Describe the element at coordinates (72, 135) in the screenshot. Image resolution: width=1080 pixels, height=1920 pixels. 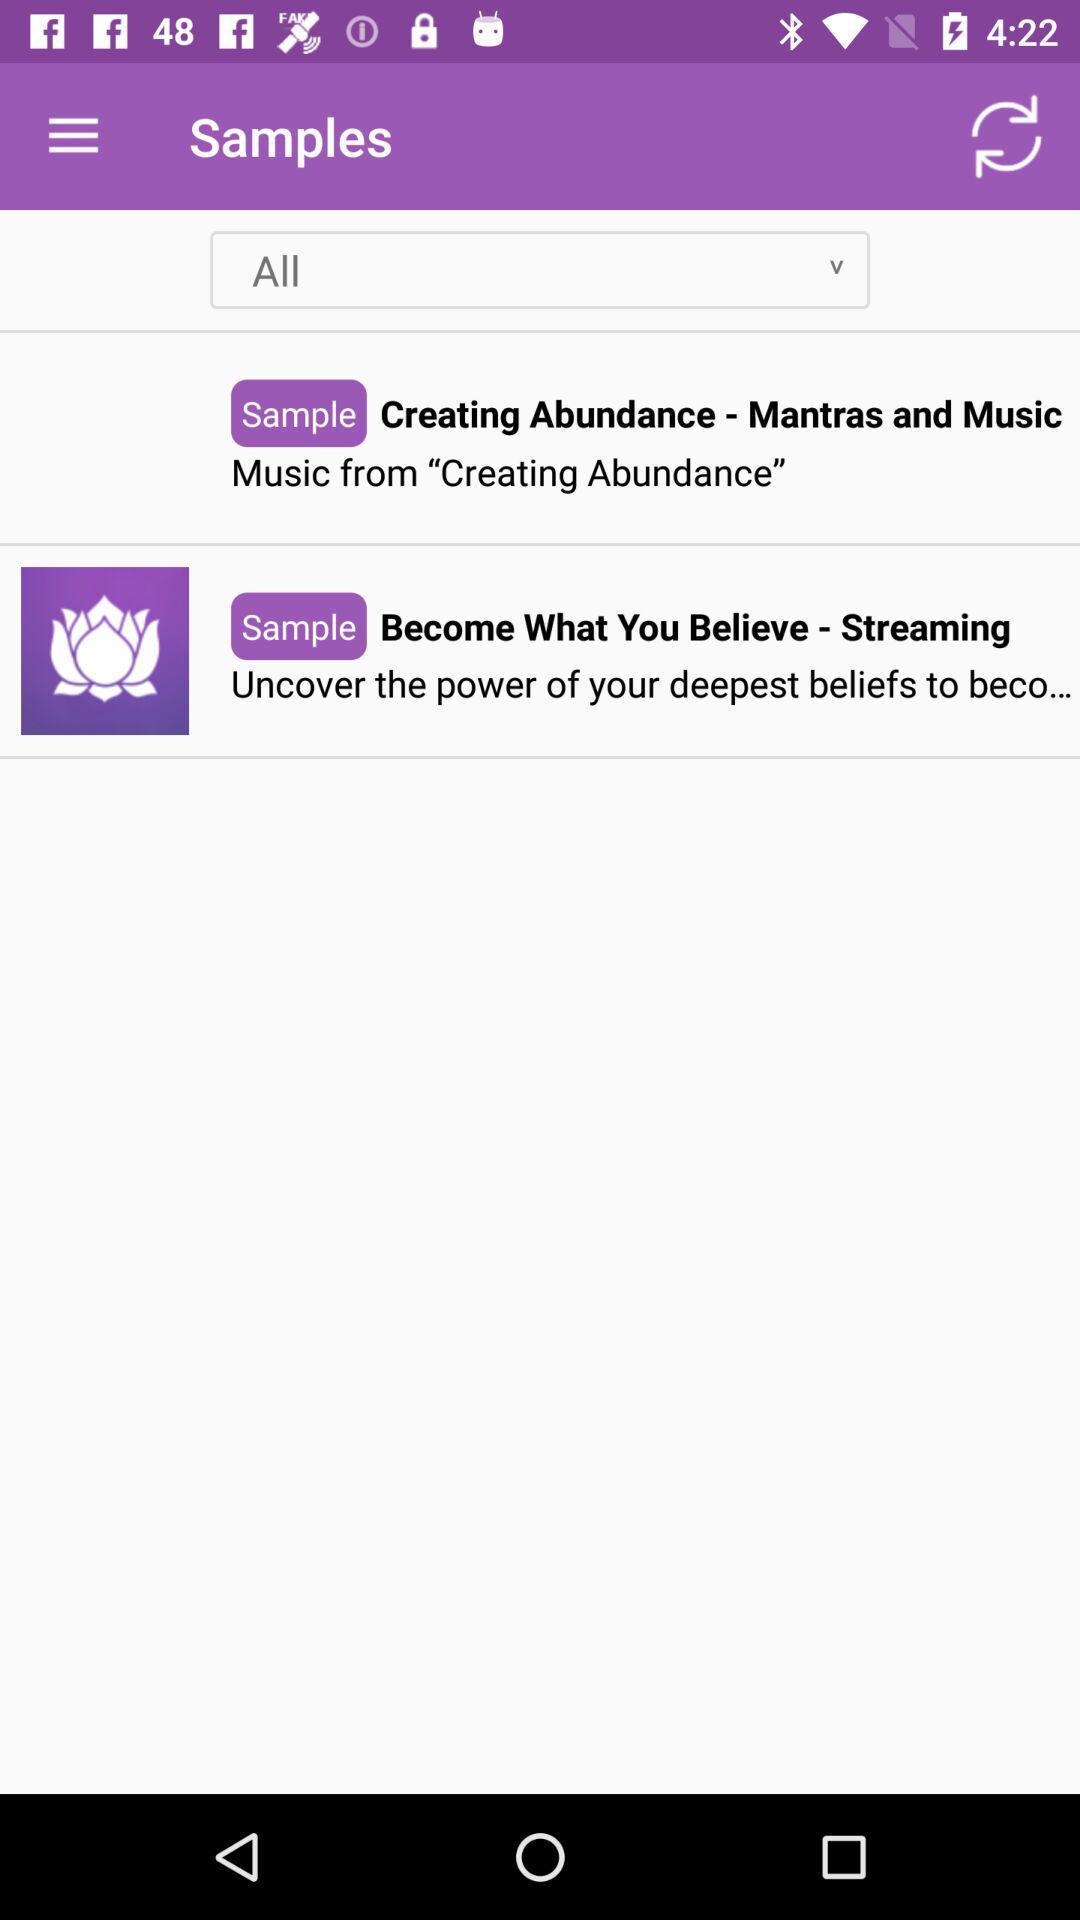
I see `the item to the left of the samples icon` at that location.